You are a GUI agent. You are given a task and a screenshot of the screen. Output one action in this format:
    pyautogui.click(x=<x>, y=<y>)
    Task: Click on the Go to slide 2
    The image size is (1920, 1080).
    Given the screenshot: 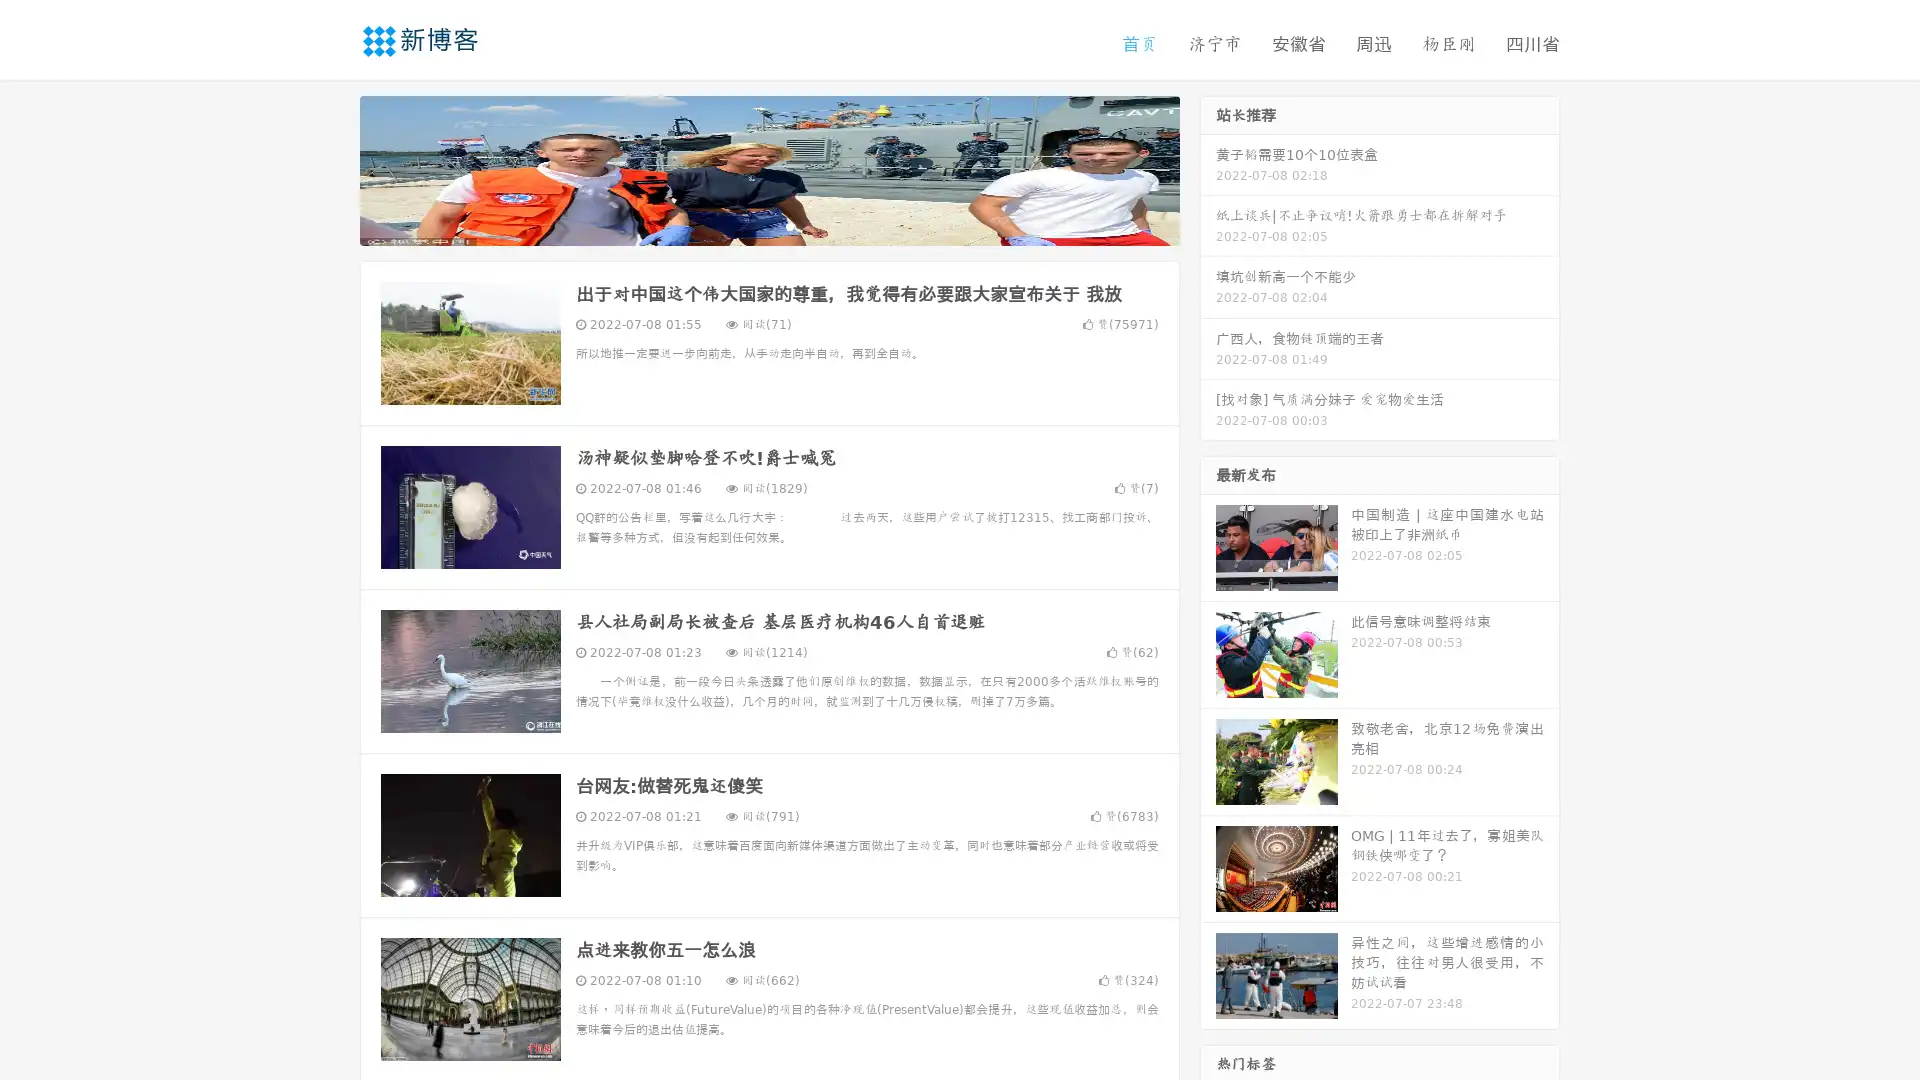 What is the action you would take?
    pyautogui.click(x=768, y=225)
    